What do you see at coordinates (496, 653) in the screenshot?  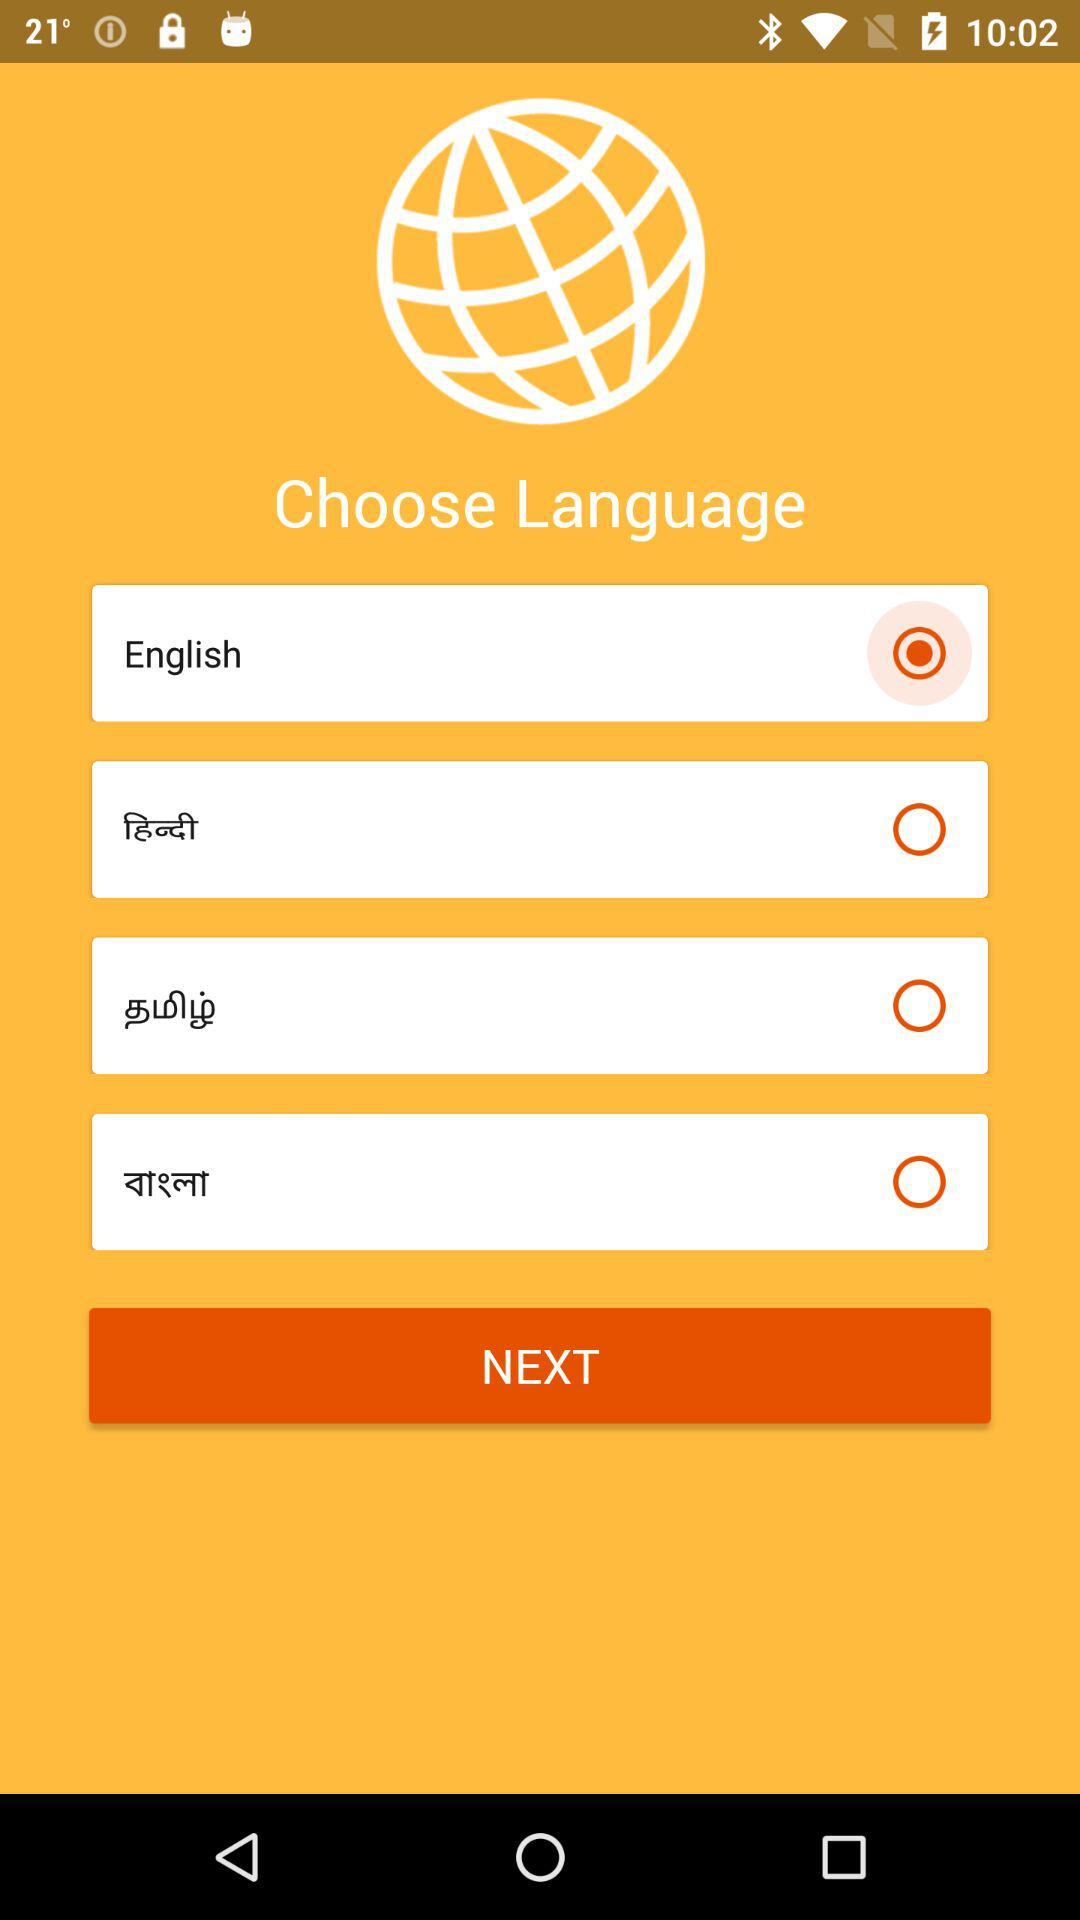 I see `the english` at bounding box center [496, 653].